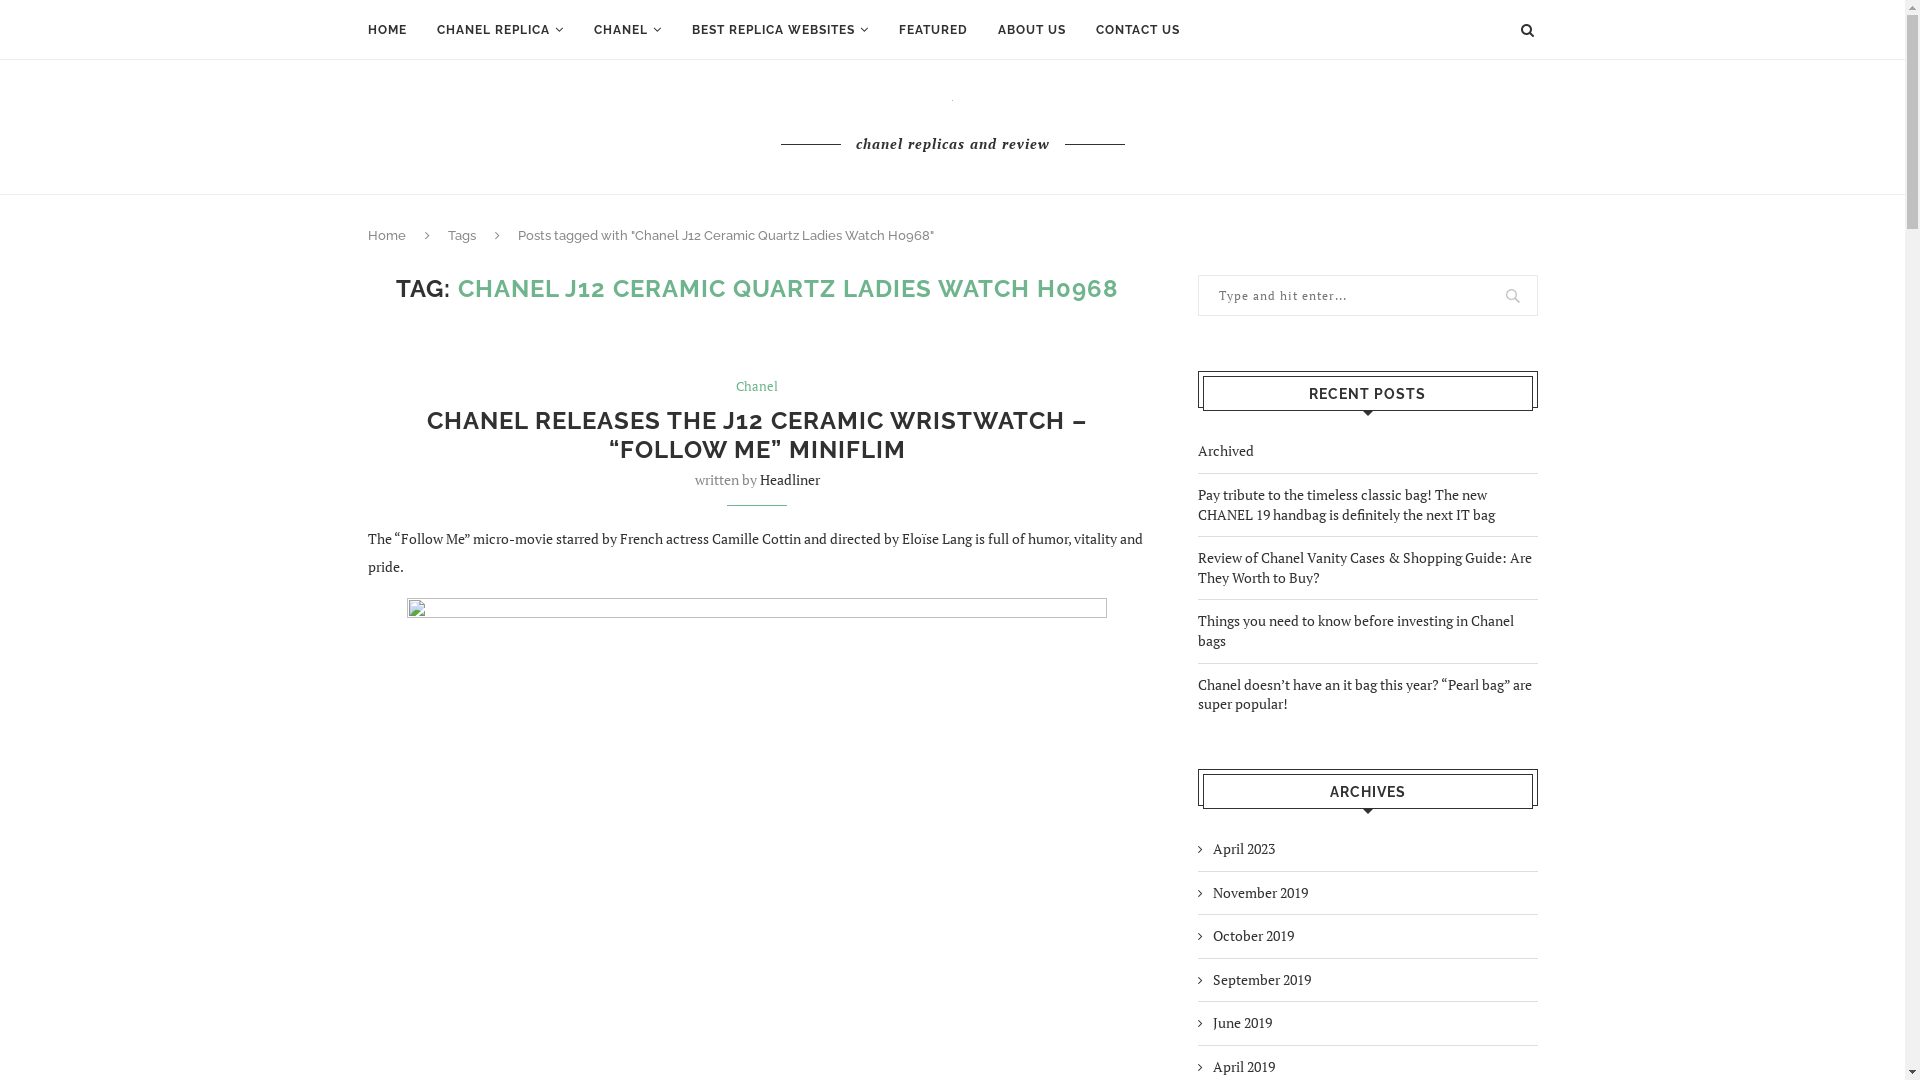  Describe the element at coordinates (1245, 936) in the screenshot. I see `'October 2019'` at that location.